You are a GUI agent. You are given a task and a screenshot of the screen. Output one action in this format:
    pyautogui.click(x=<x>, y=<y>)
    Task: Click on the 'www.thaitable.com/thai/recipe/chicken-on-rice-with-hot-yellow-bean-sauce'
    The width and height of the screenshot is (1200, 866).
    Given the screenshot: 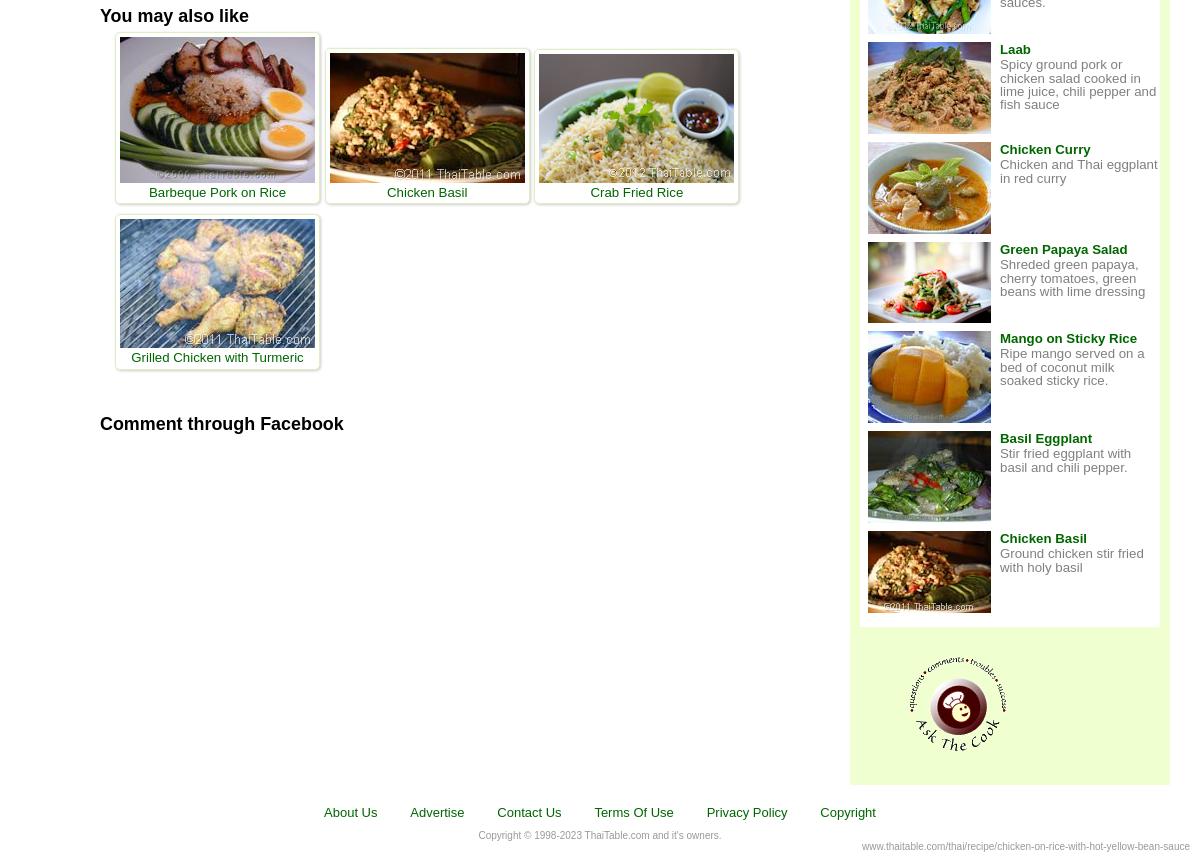 What is the action you would take?
    pyautogui.click(x=1026, y=844)
    